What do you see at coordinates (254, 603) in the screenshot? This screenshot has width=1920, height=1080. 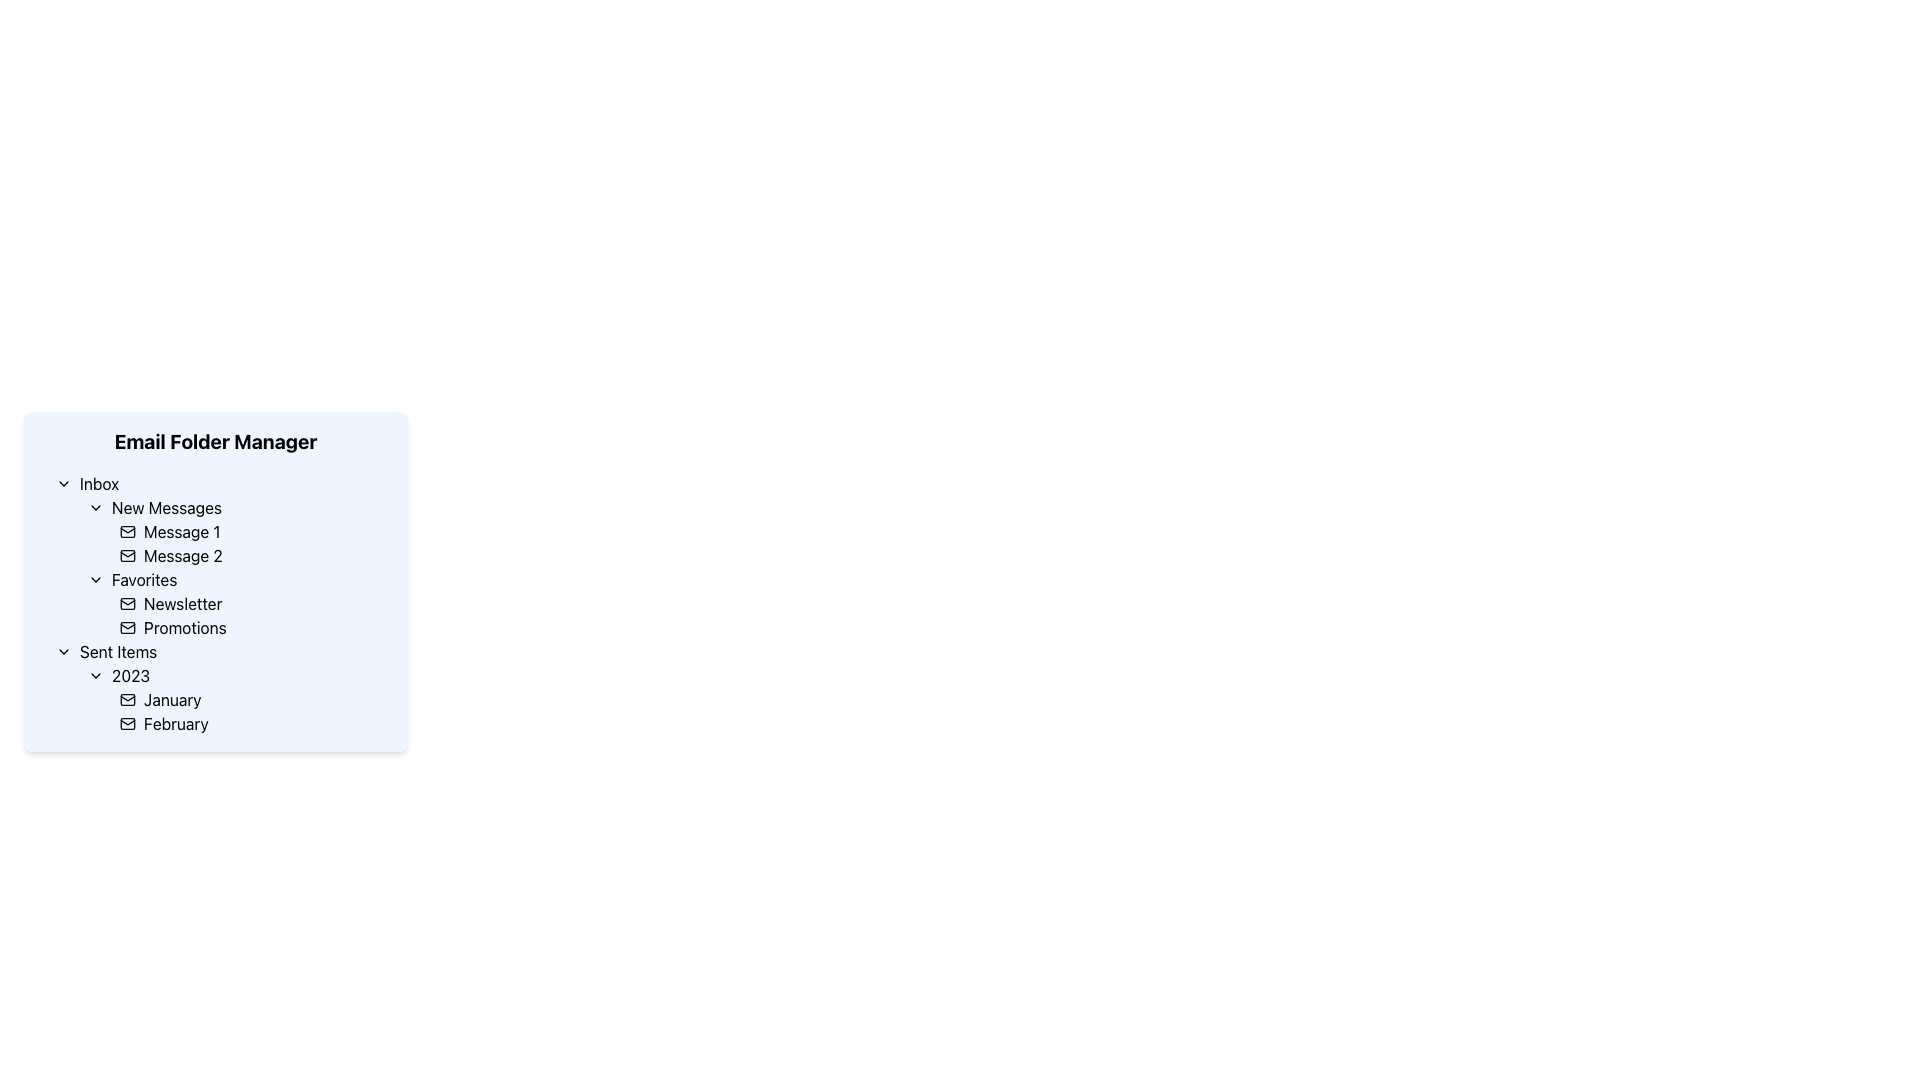 I see `the 'Newsletter' selectable list item located in the 'Favorites' subsection of the 'Email Folder Manager' interface, positioned directly above the 'Promotions' item` at bounding box center [254, 603].